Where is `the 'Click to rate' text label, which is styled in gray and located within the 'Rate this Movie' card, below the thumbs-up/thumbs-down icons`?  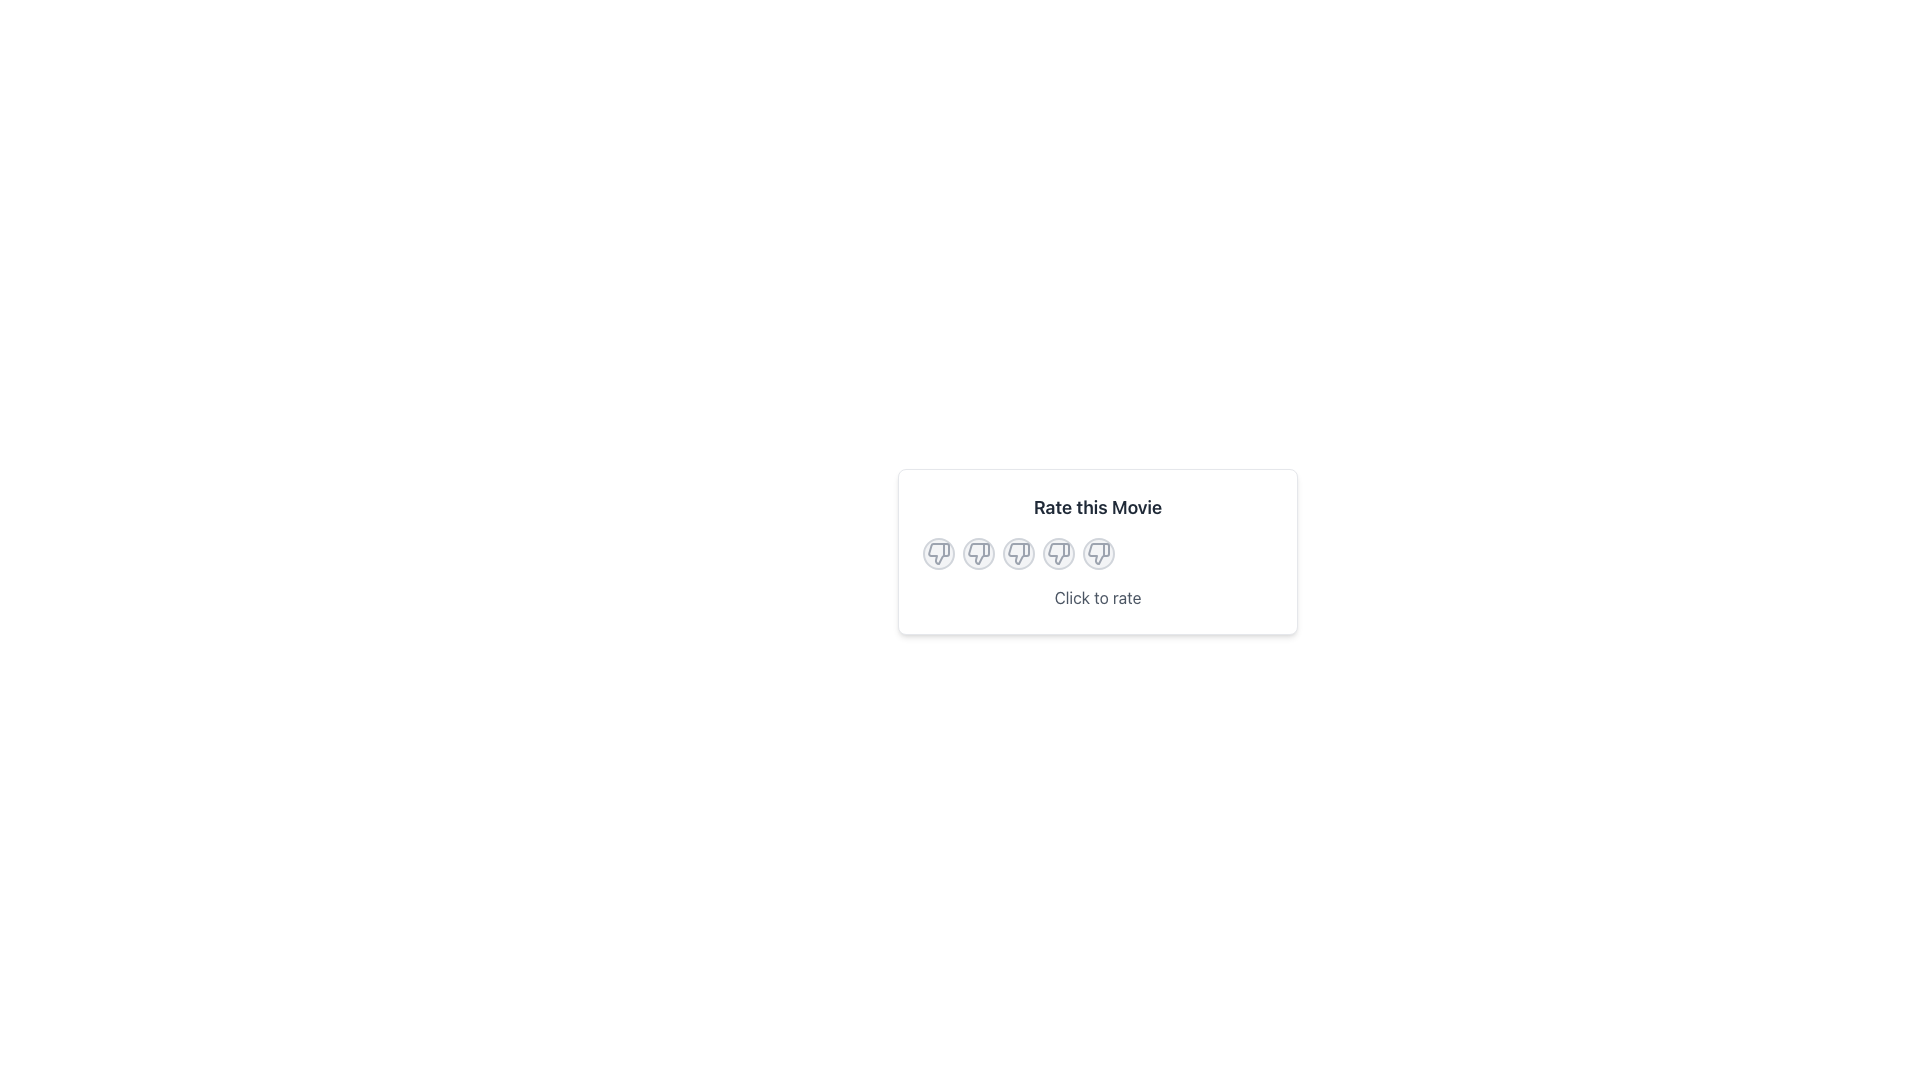 the 'Click to rate' text label, which is styled in gray and located within the 'Rate this Movie' card, below the thumbs-up/thumbs-down icons is located at coordinates (1097, 596).